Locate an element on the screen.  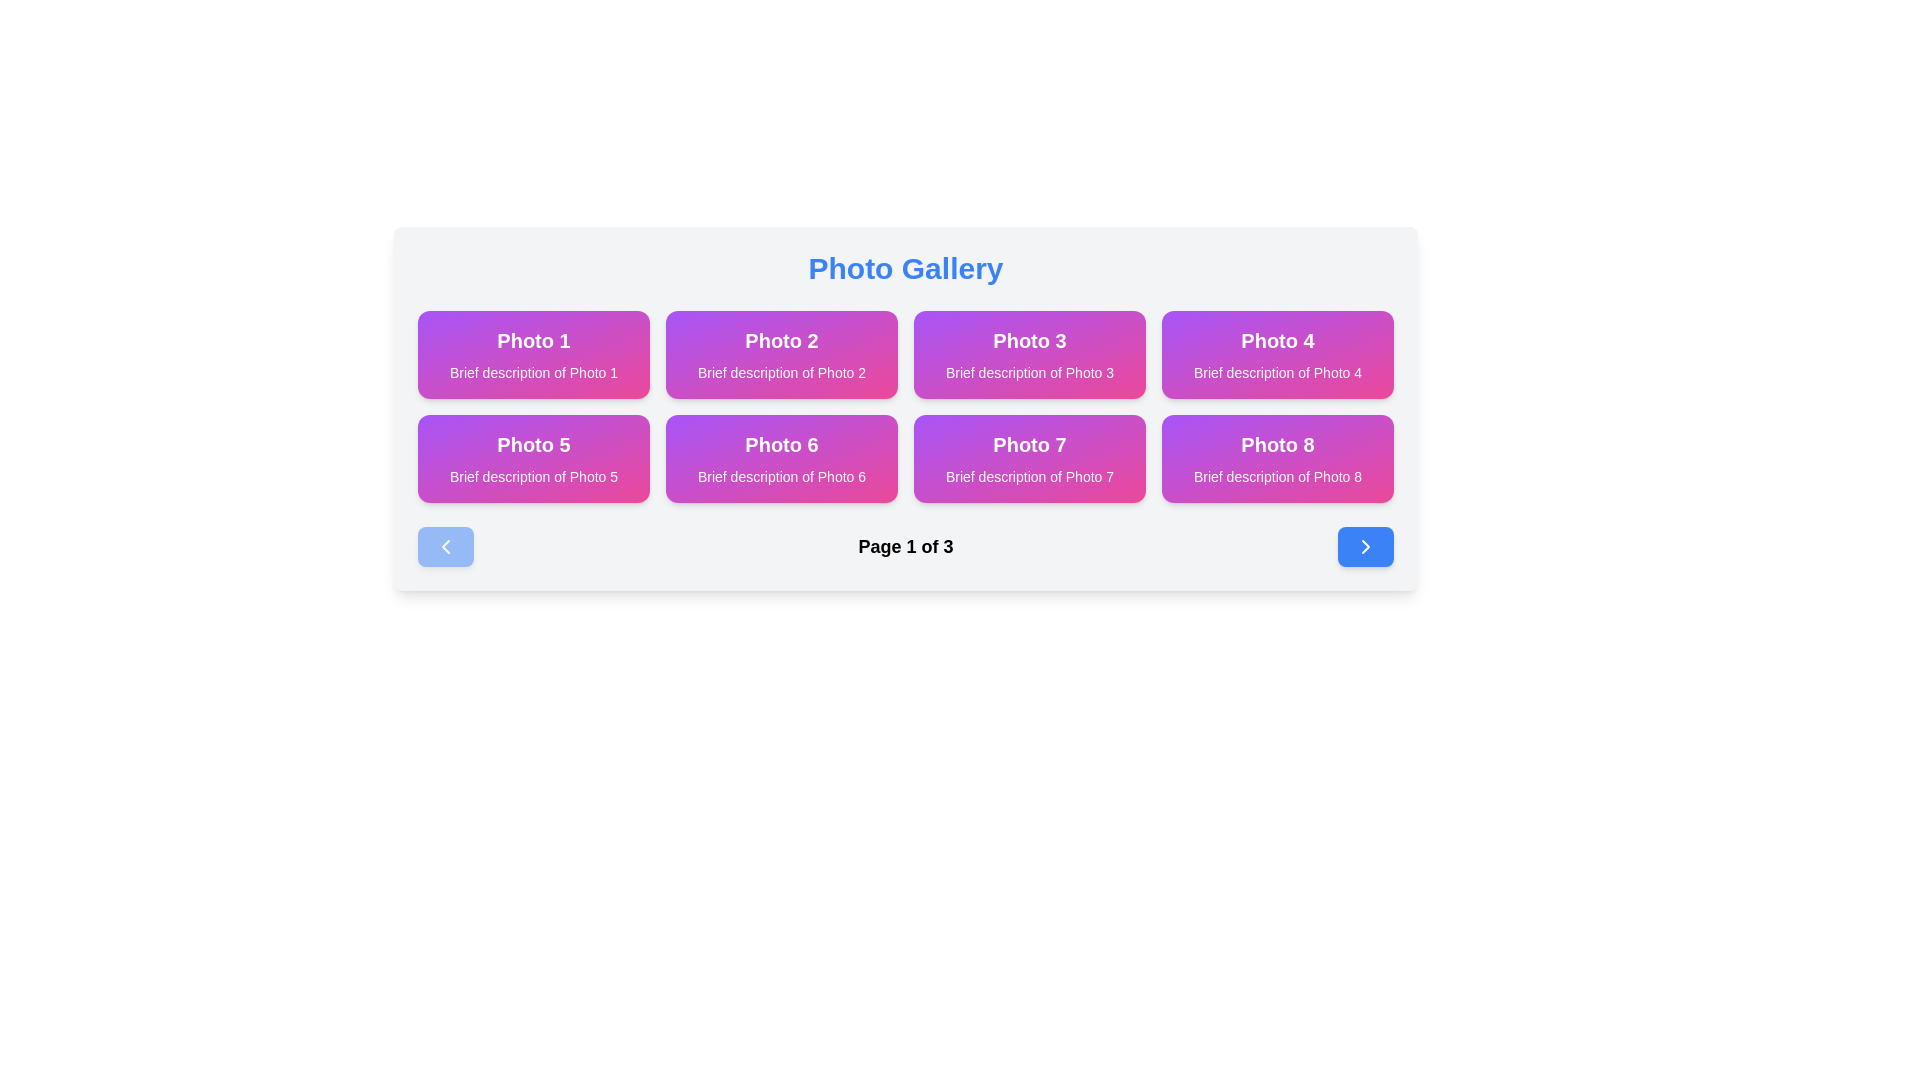
the Card component, which is the fourth item in the photo gallery grid is located at coordinates (1276, 353).